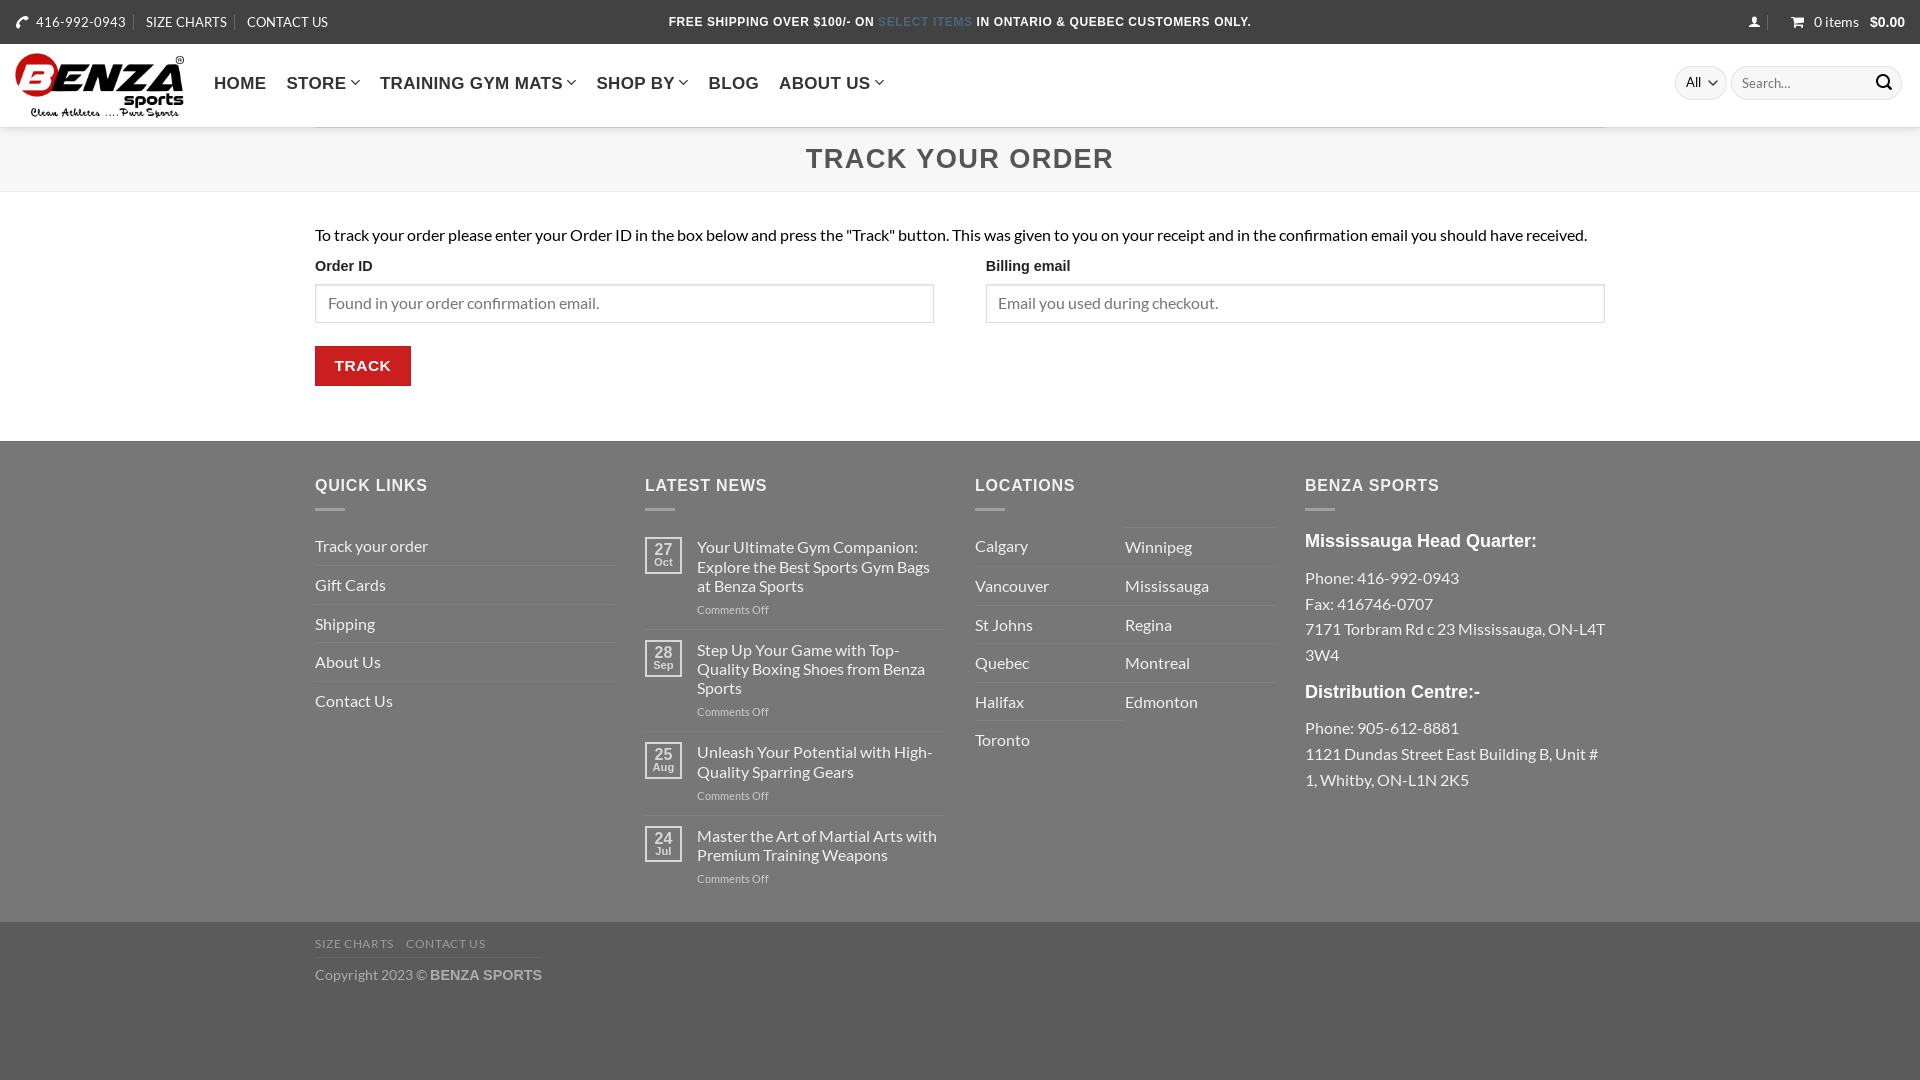  I want to click on '0 items, so click(1842, 22).